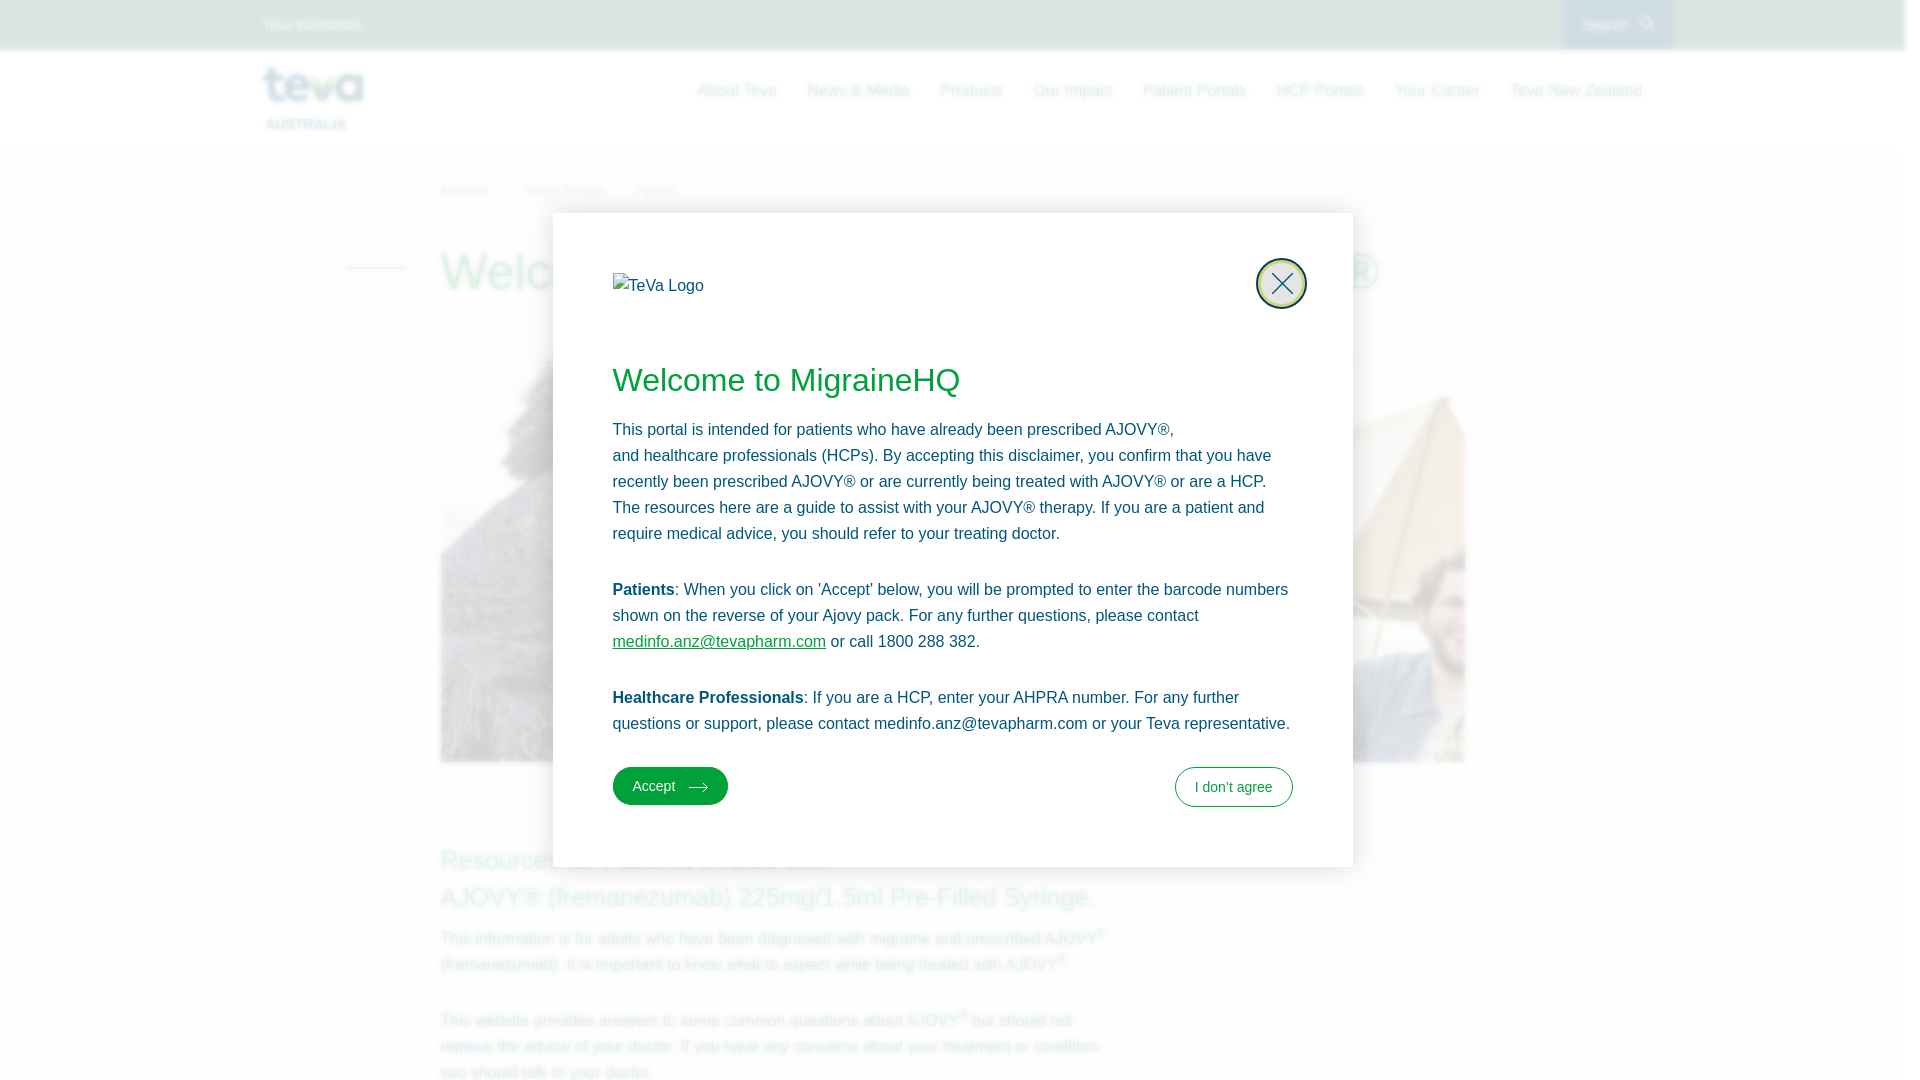 This screenshot has width=1920, height=1080. What do you see at coordinates (311, 83) in the screenshot?
I see `'Teva Australia'` at bounding box center [311, 83].